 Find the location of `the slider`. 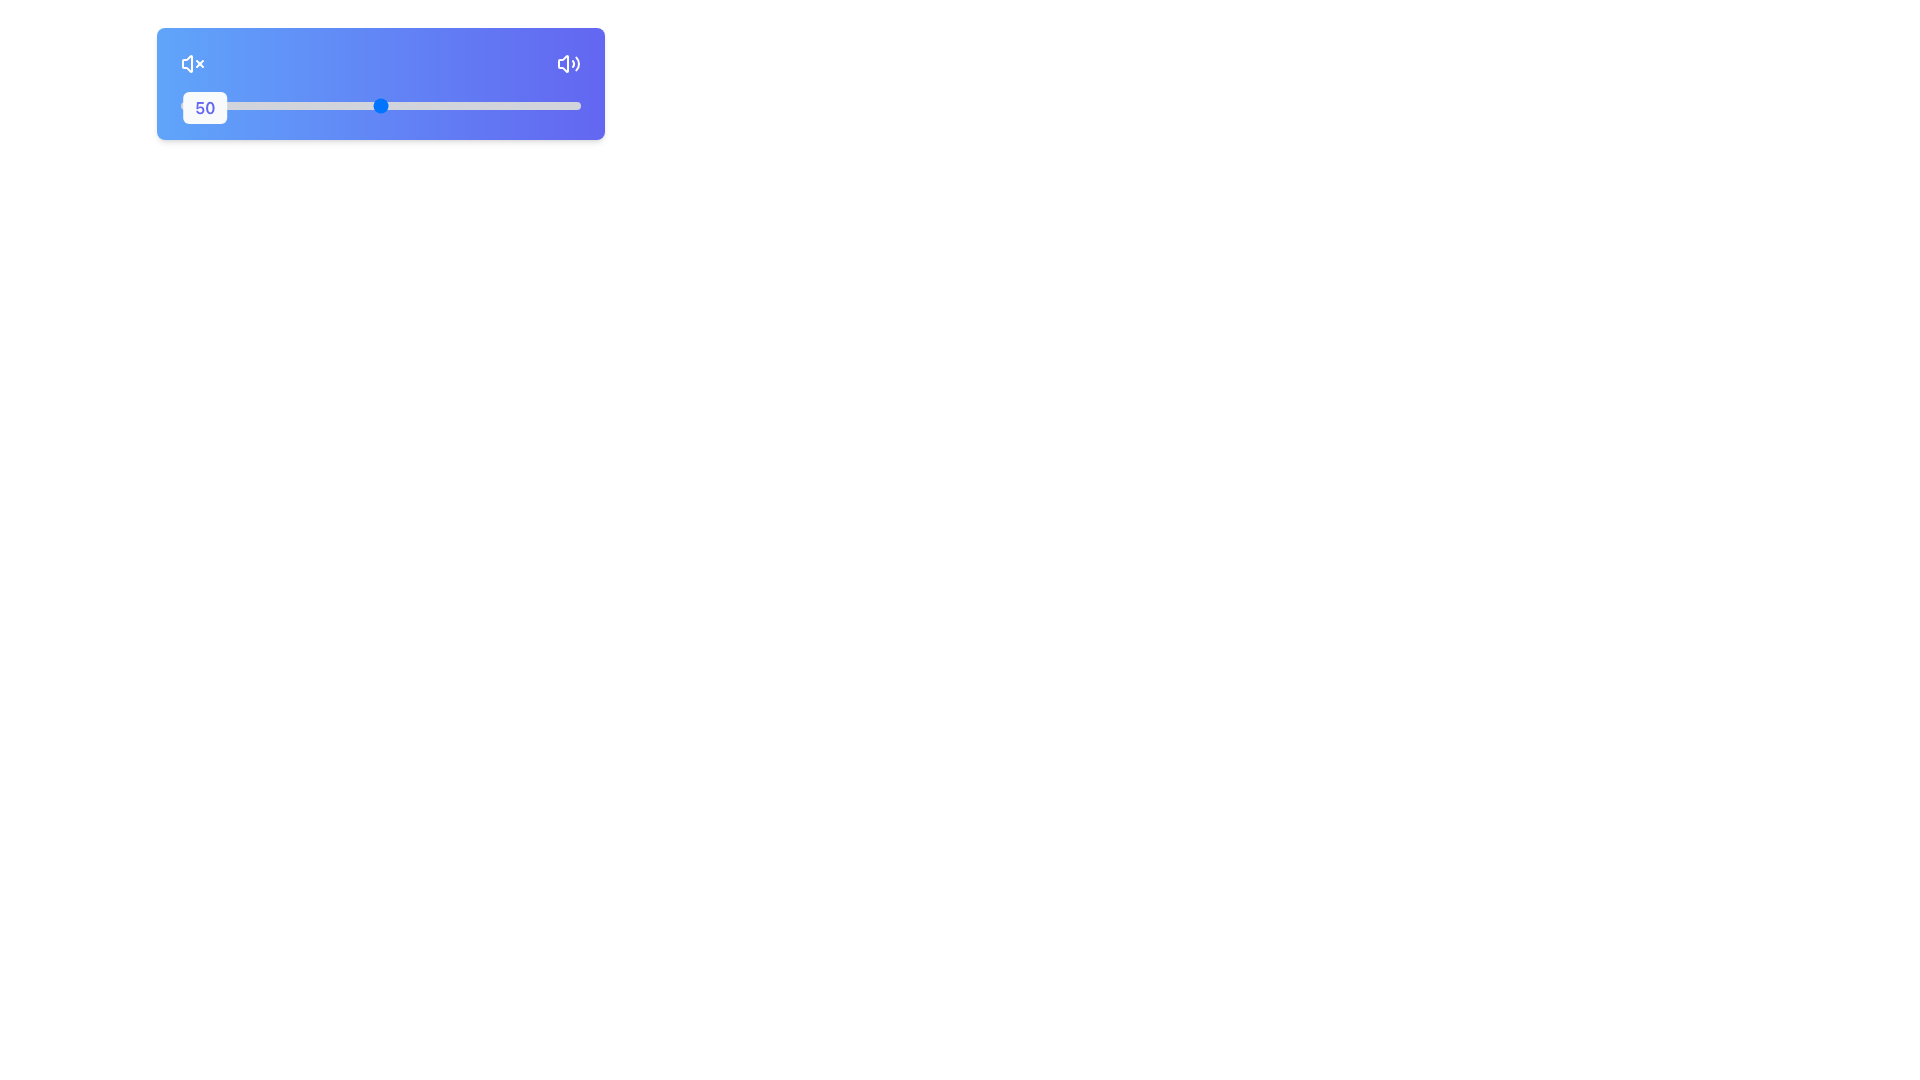

the slider is located at coordinates (451, 105).